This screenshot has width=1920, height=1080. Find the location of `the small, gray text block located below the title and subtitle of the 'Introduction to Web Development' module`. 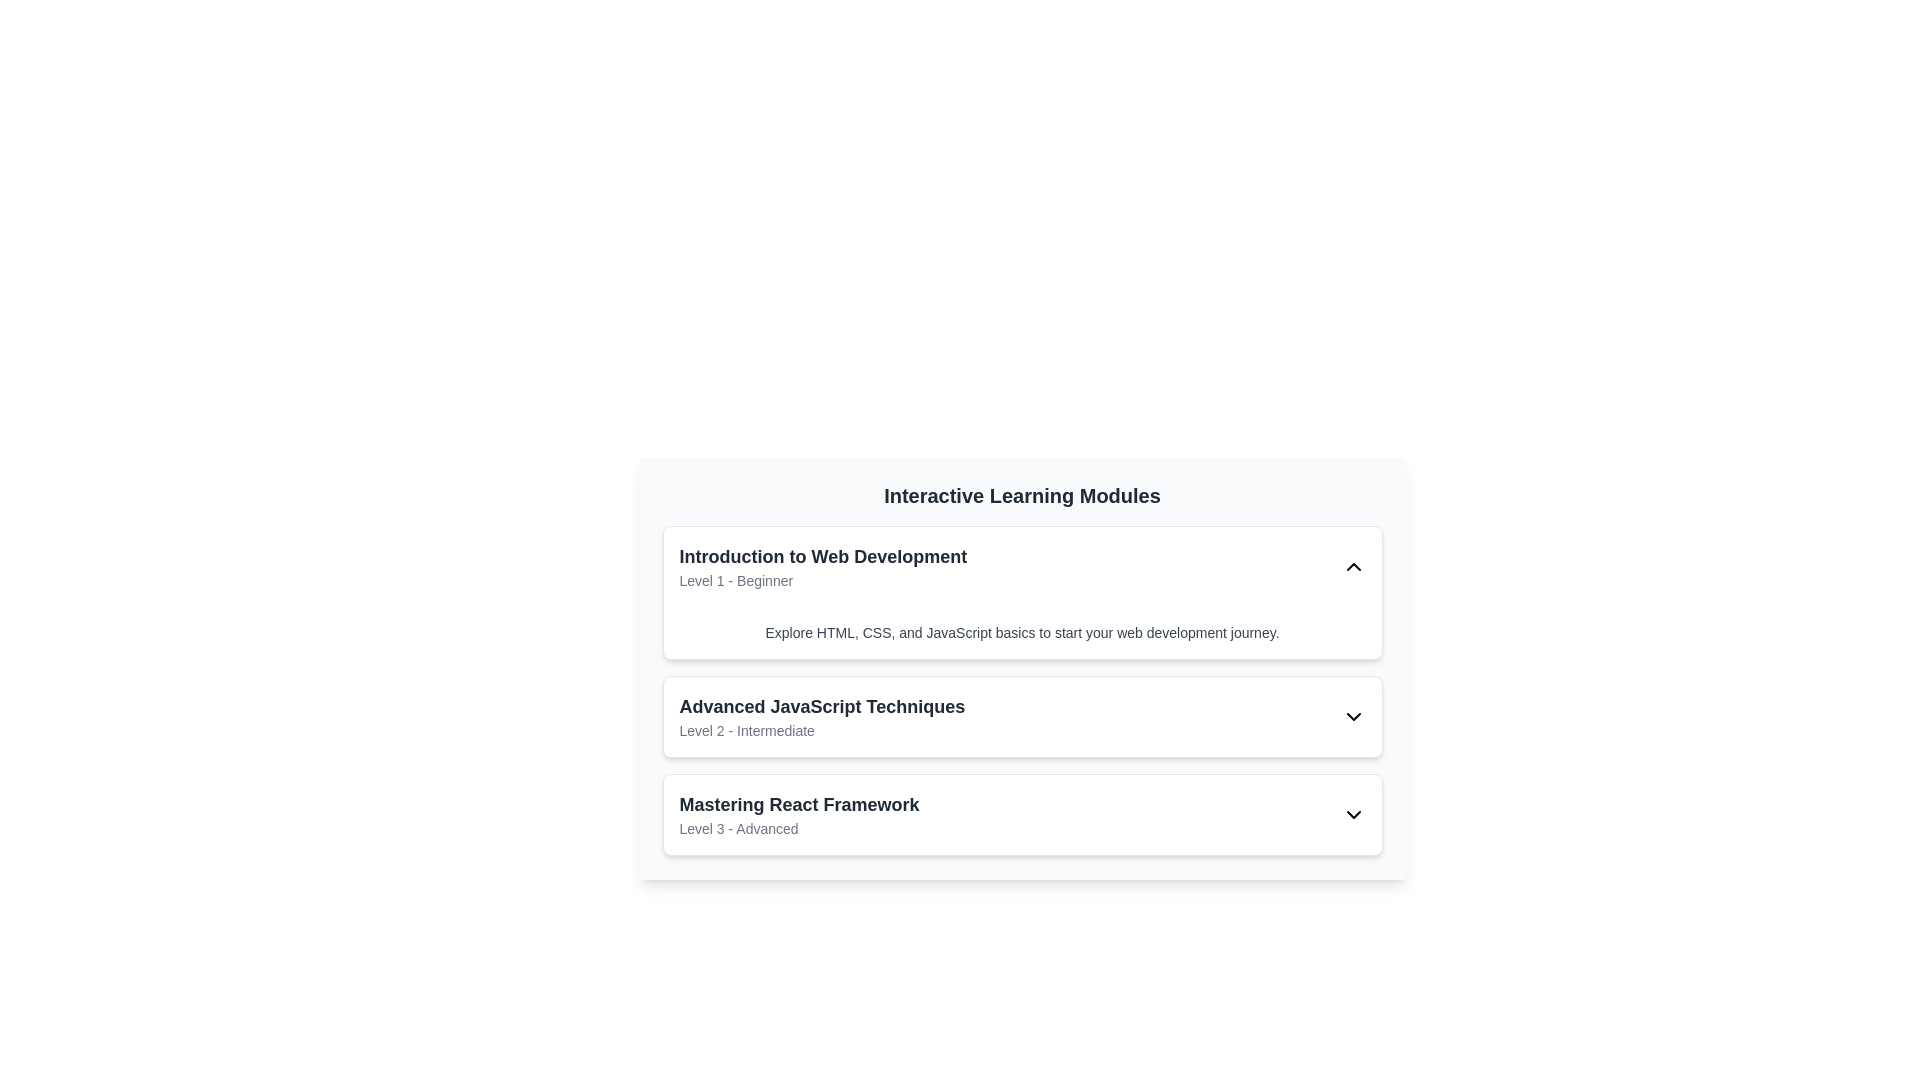

the small, gray text block located below the title and subtitle of the 'Introduction to Web Development' module is located at coordinates (1022, 632).